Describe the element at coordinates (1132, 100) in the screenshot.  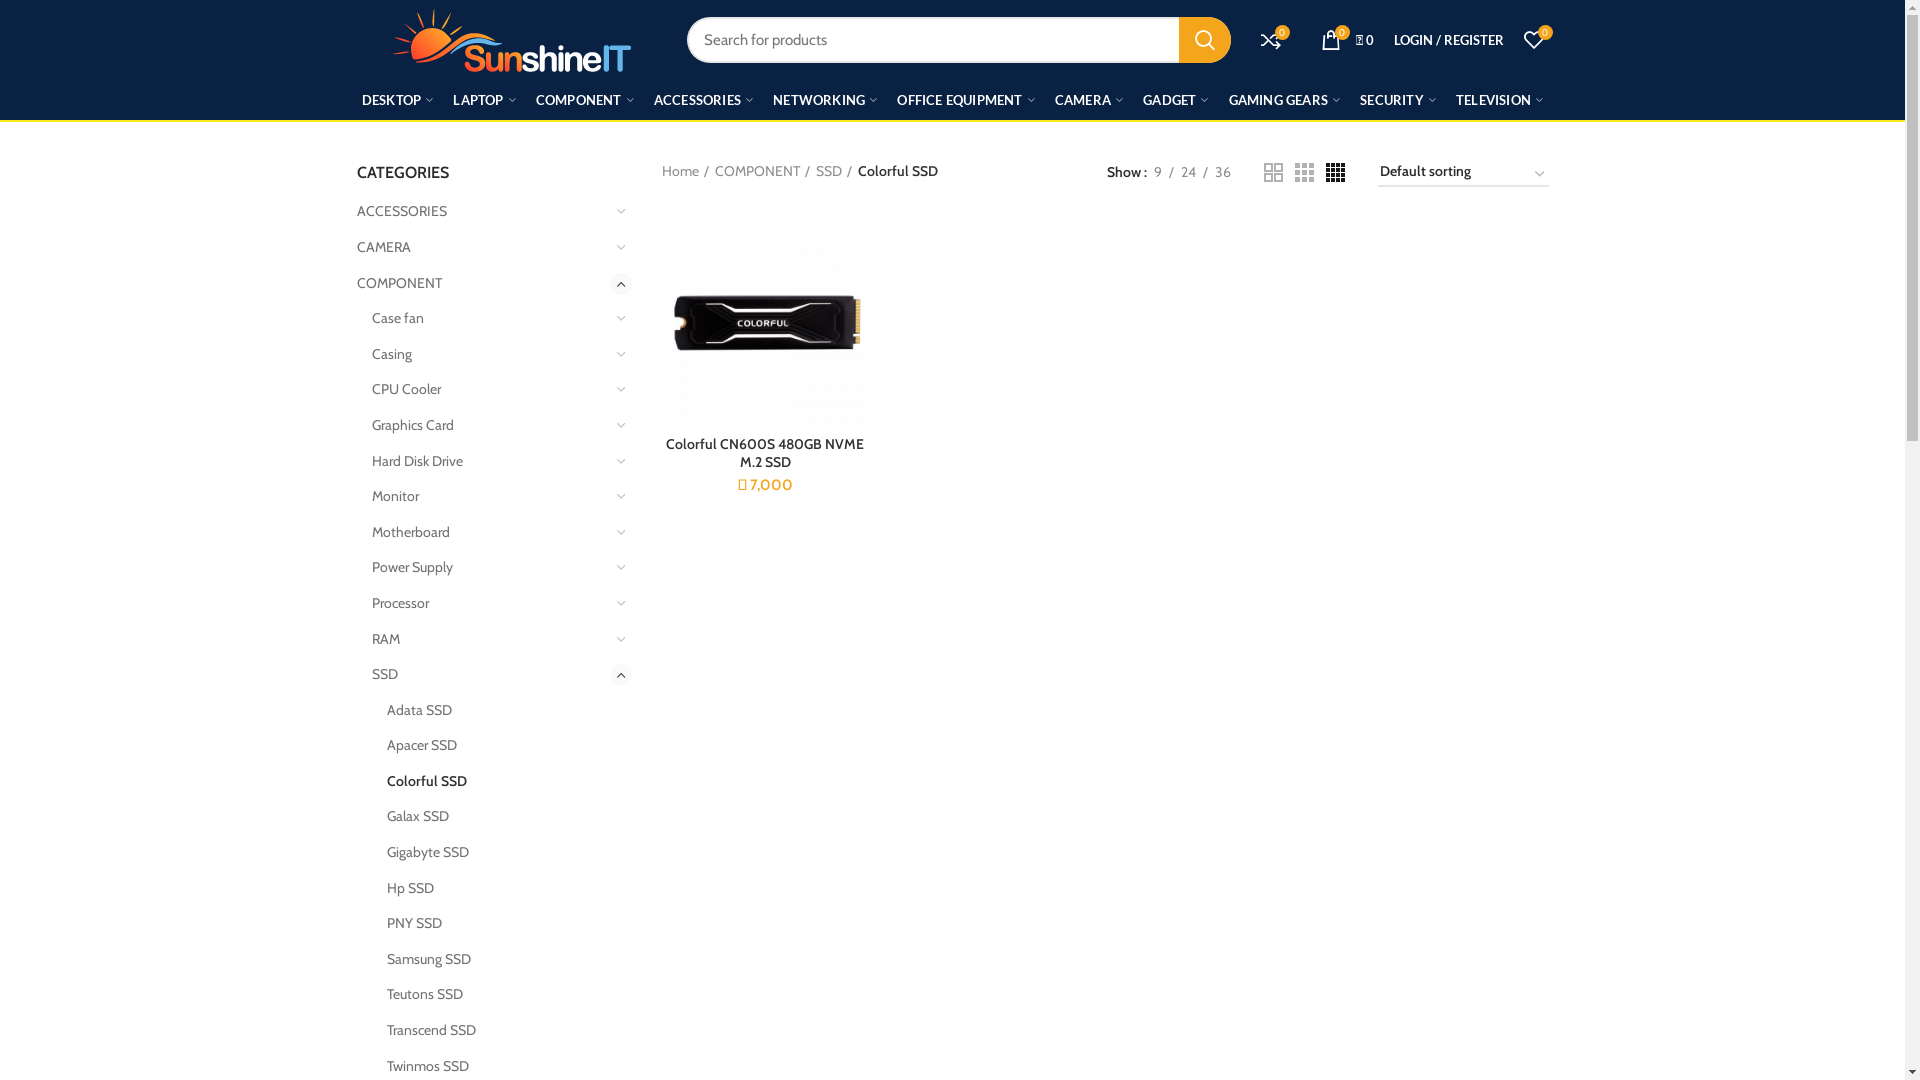
I see `'GADGET'` at that location.